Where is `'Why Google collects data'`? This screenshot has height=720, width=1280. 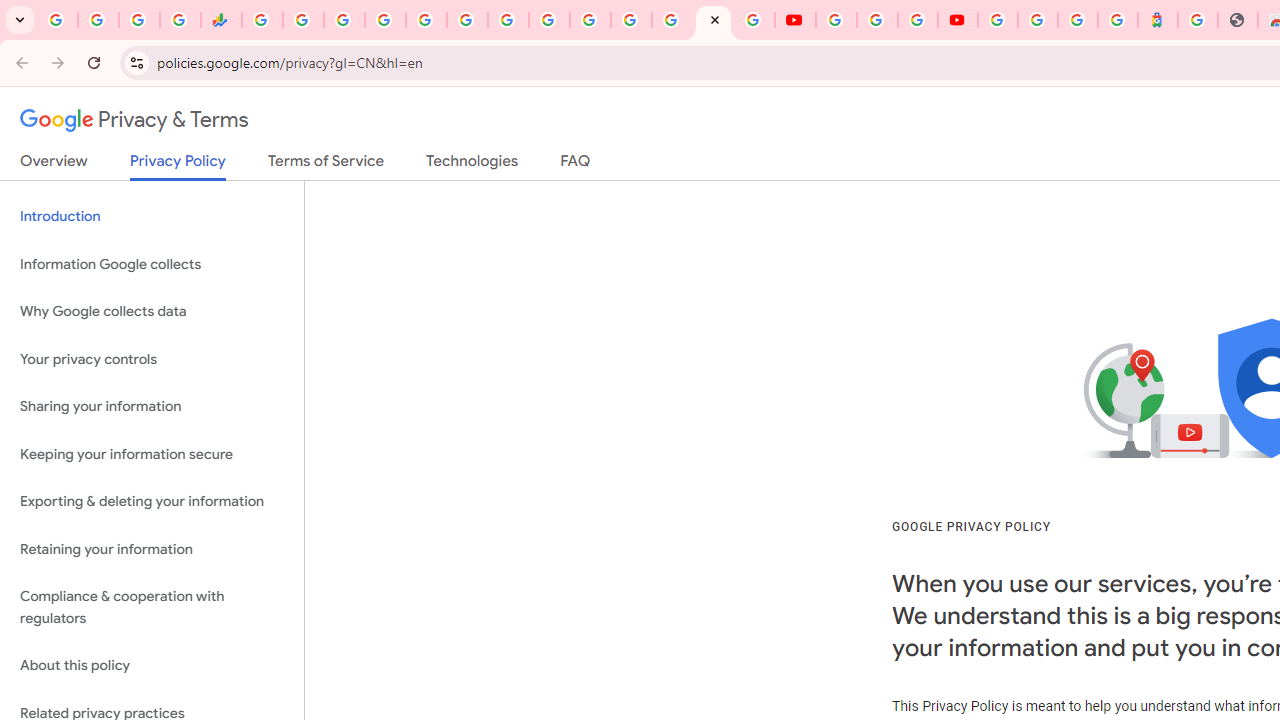 'Why Google collects data' is located at coordinates (151, 312).